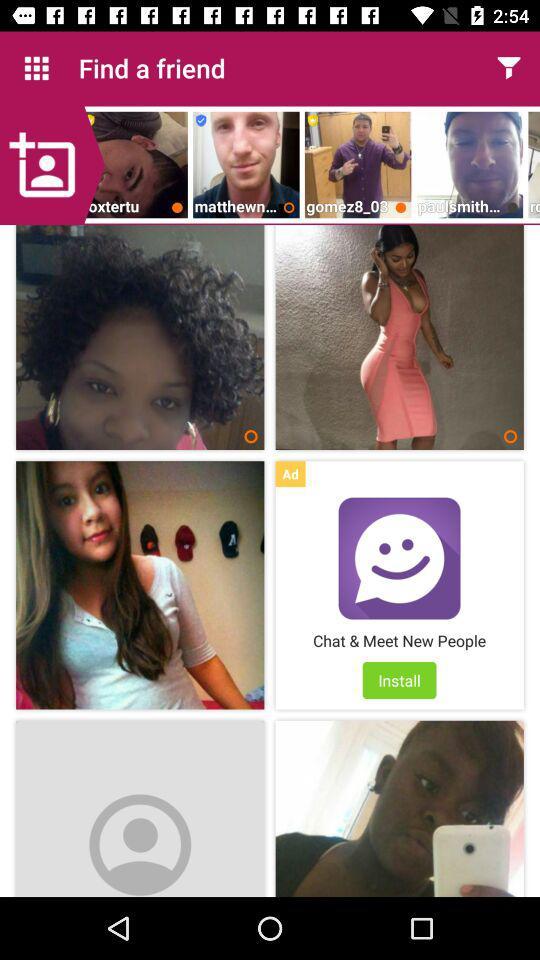  What do you see at coordinates (52, 164) in the screenshot?
I see `person button` at bounding box center [52, 164].